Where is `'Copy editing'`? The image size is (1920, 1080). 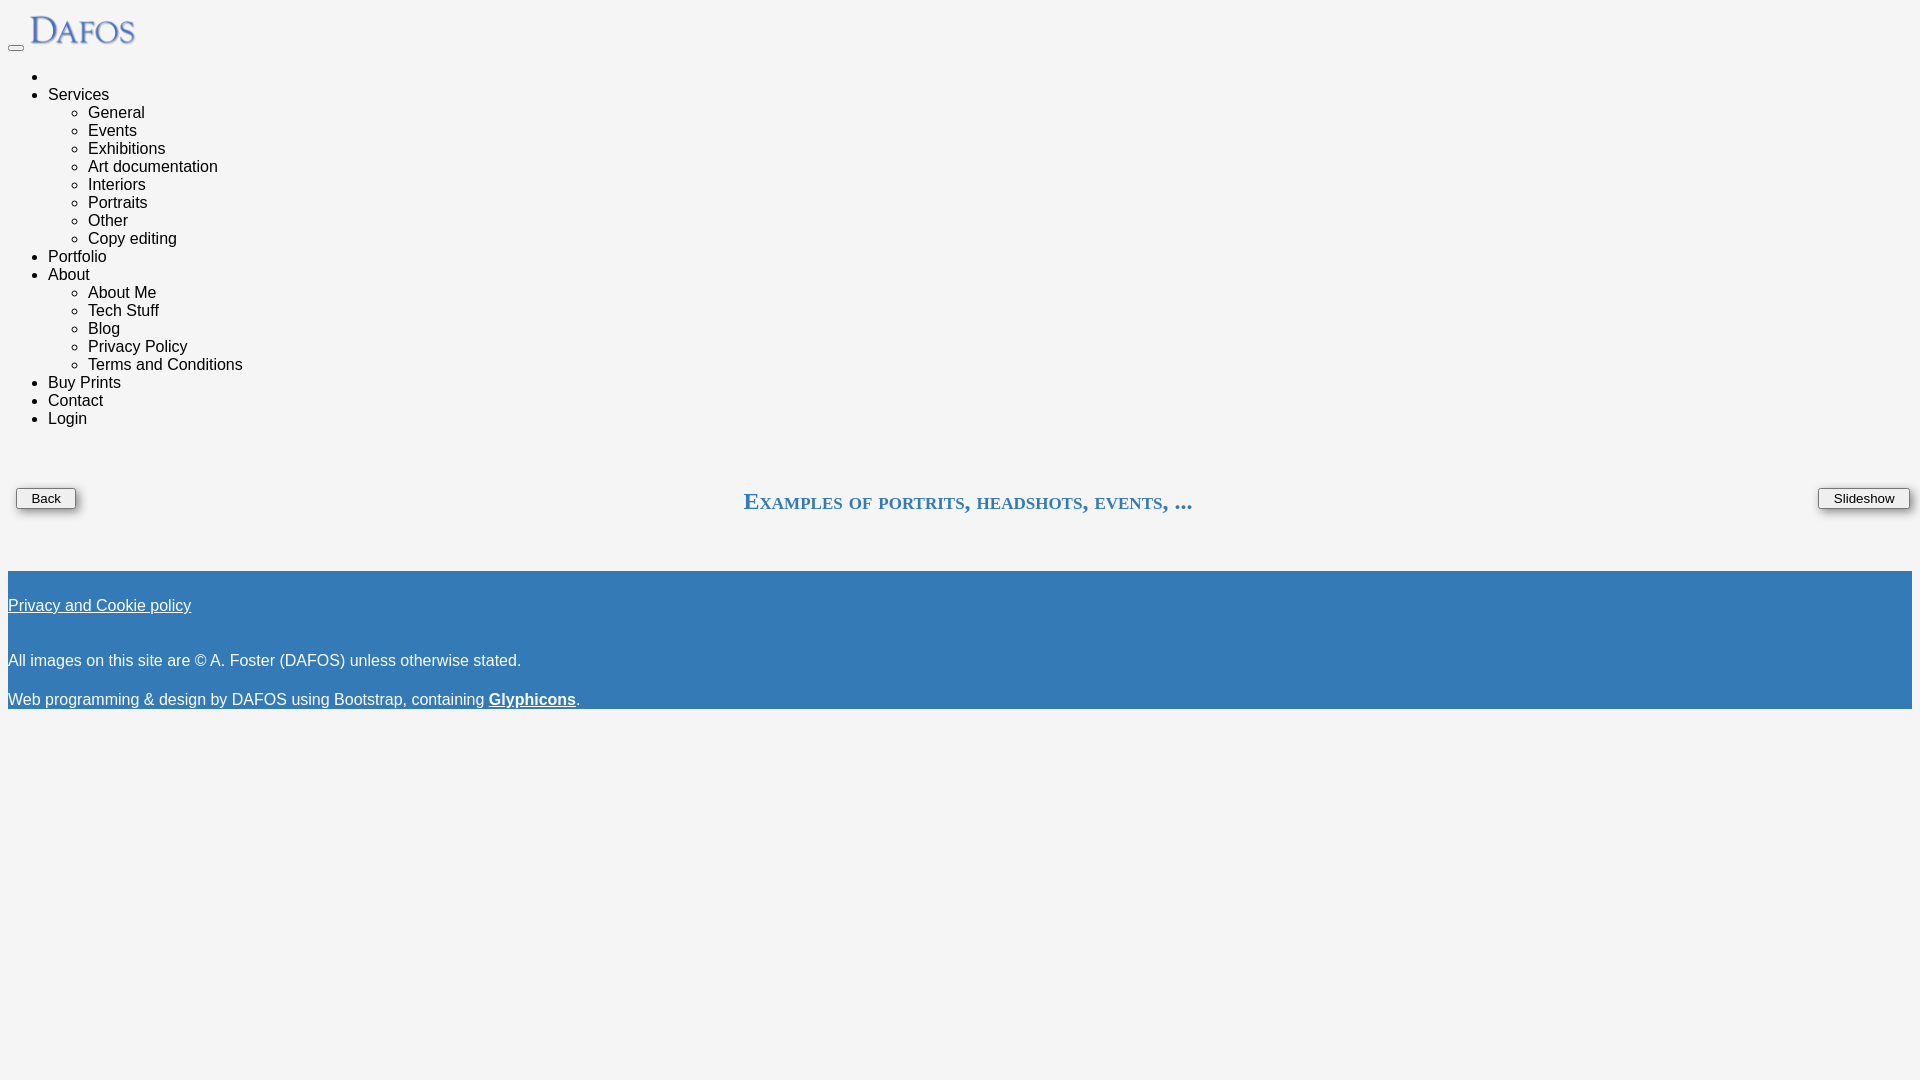 'Copy editing' is located at coordinates (86, 237).